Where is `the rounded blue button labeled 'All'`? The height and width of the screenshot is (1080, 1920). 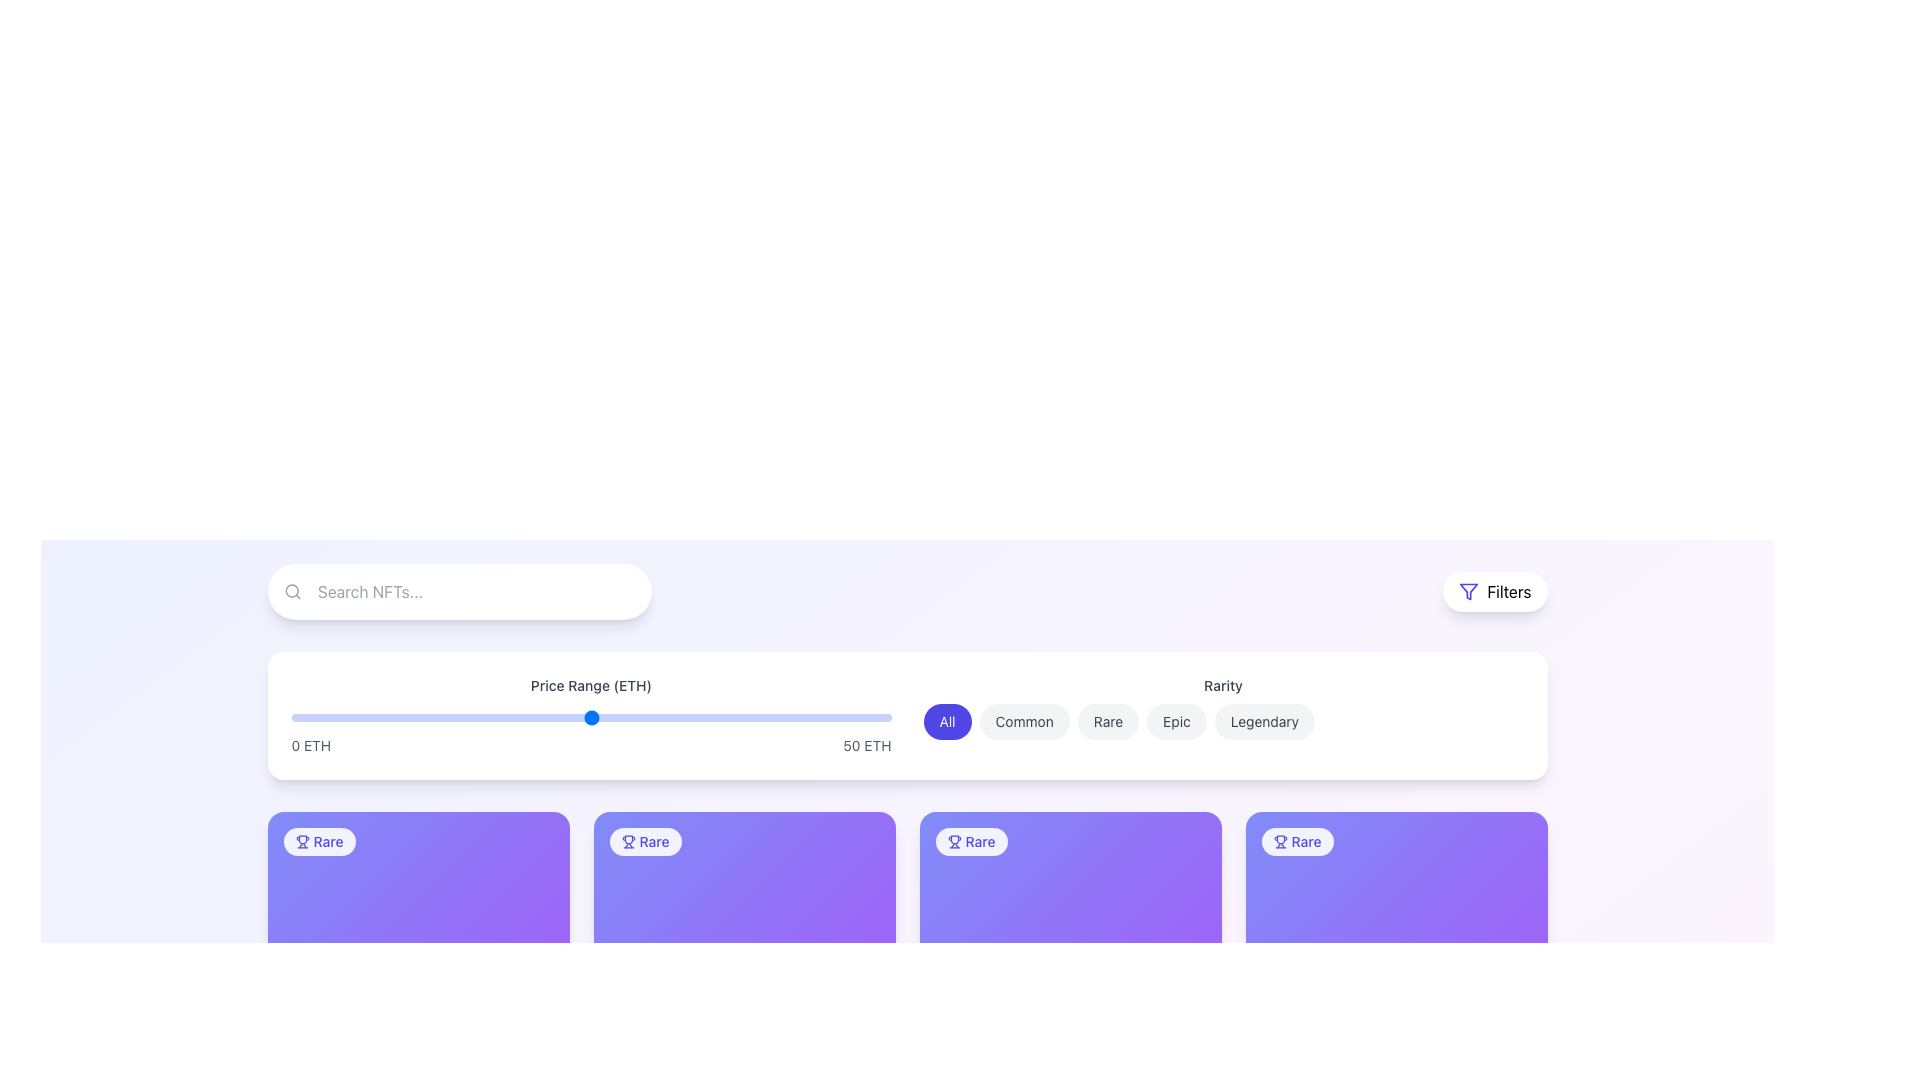 the rounded blue button labeled 'All' is located at coordinates (946, 721).